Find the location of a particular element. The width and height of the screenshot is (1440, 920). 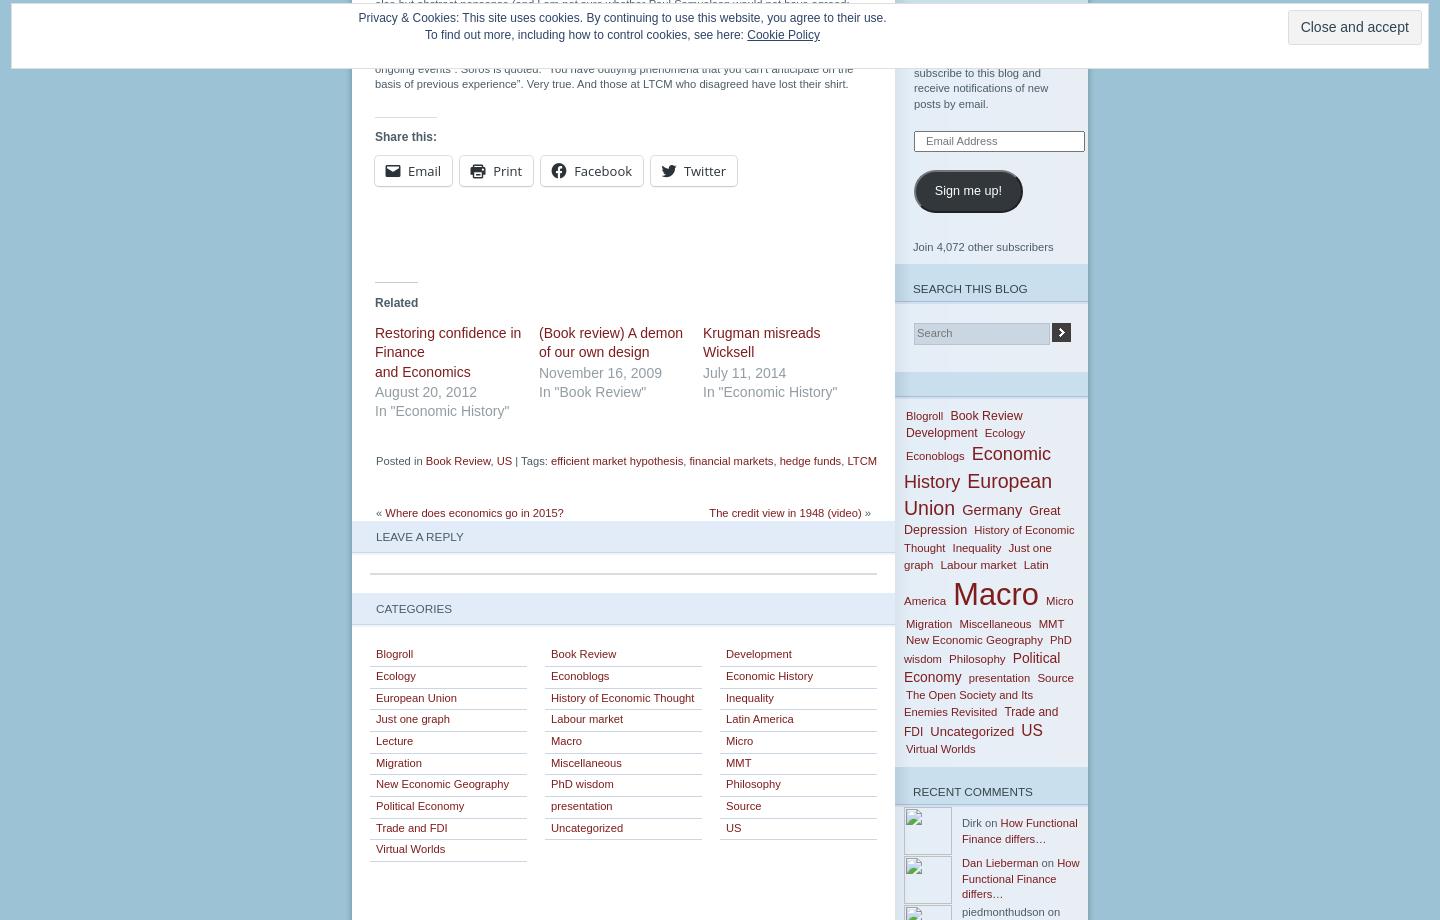

'Enter your email address to subscribe to this blog and receive notifications of new posts by email.' is located at coordinates (980, 79).